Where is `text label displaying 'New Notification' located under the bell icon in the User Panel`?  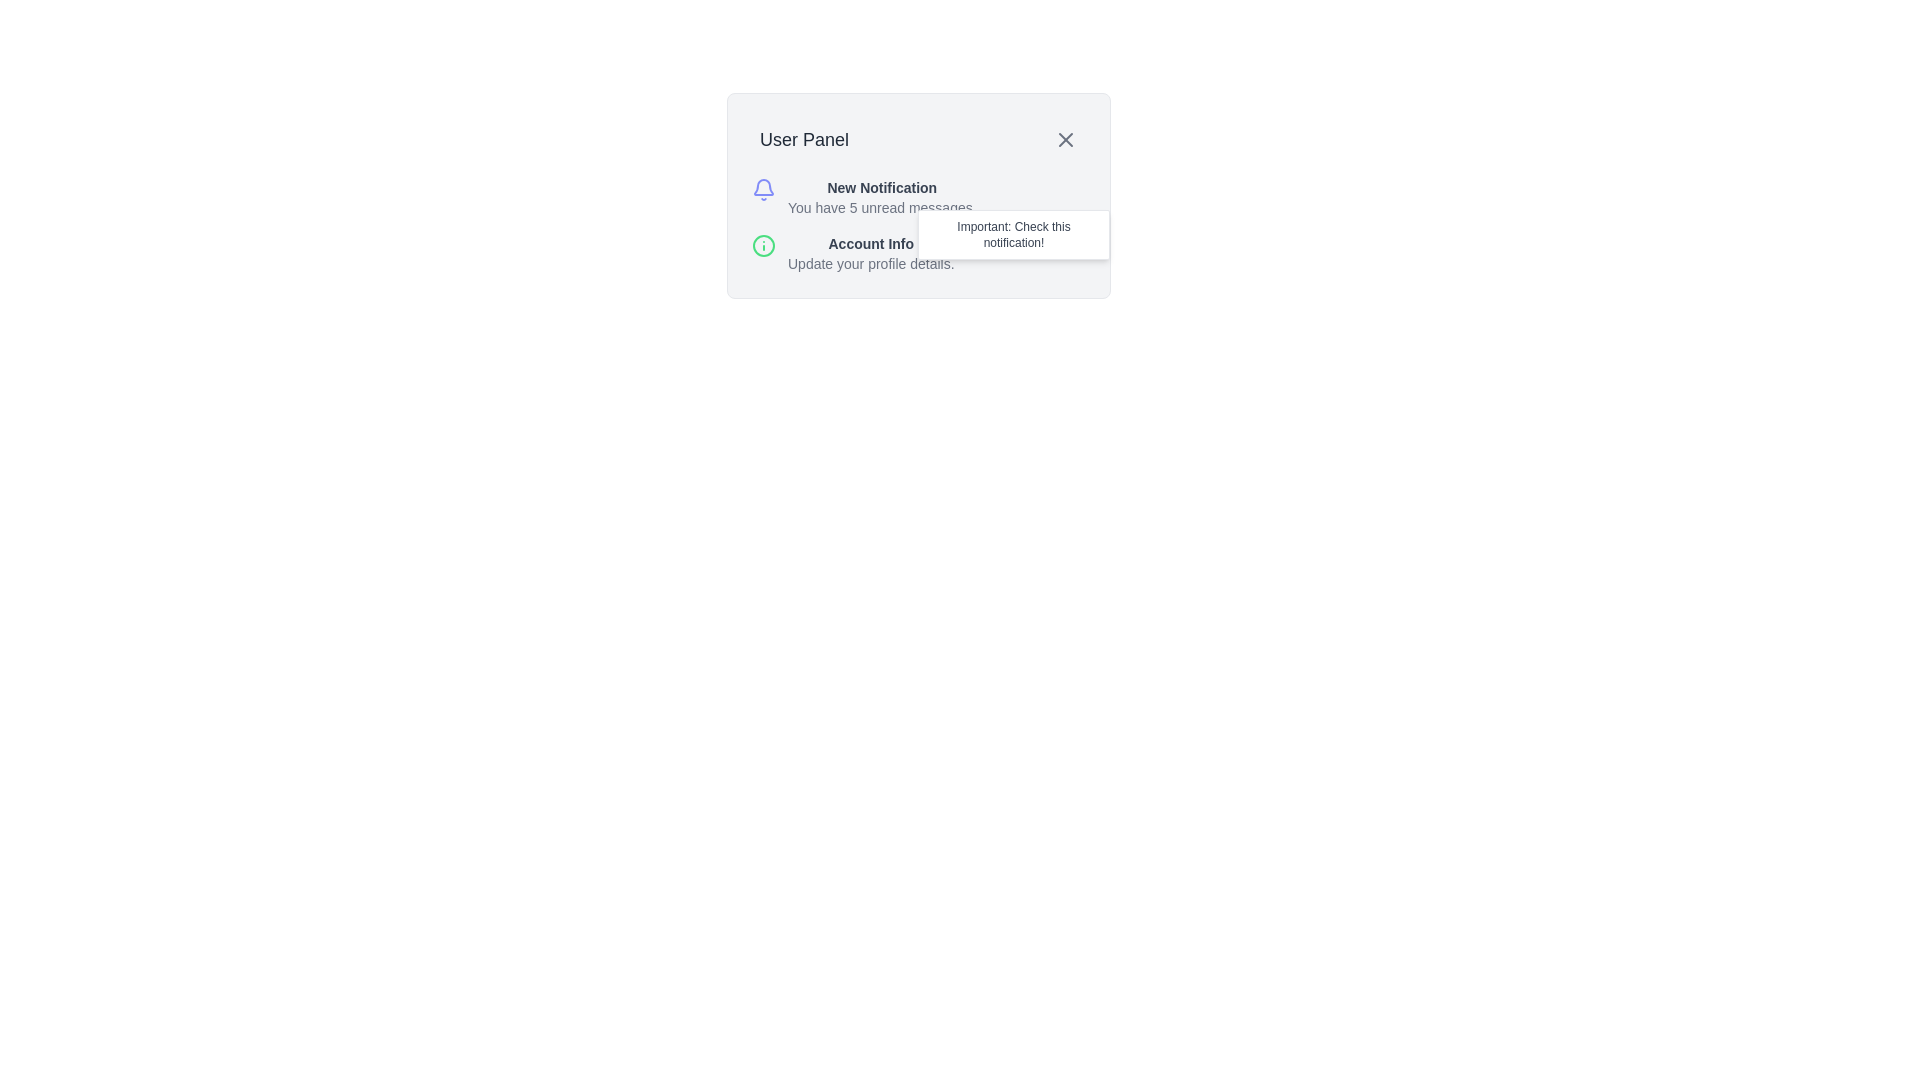
text label displaying 'New Notification' located under the bell icon in the User Panel is located at coordinates (881, 188).